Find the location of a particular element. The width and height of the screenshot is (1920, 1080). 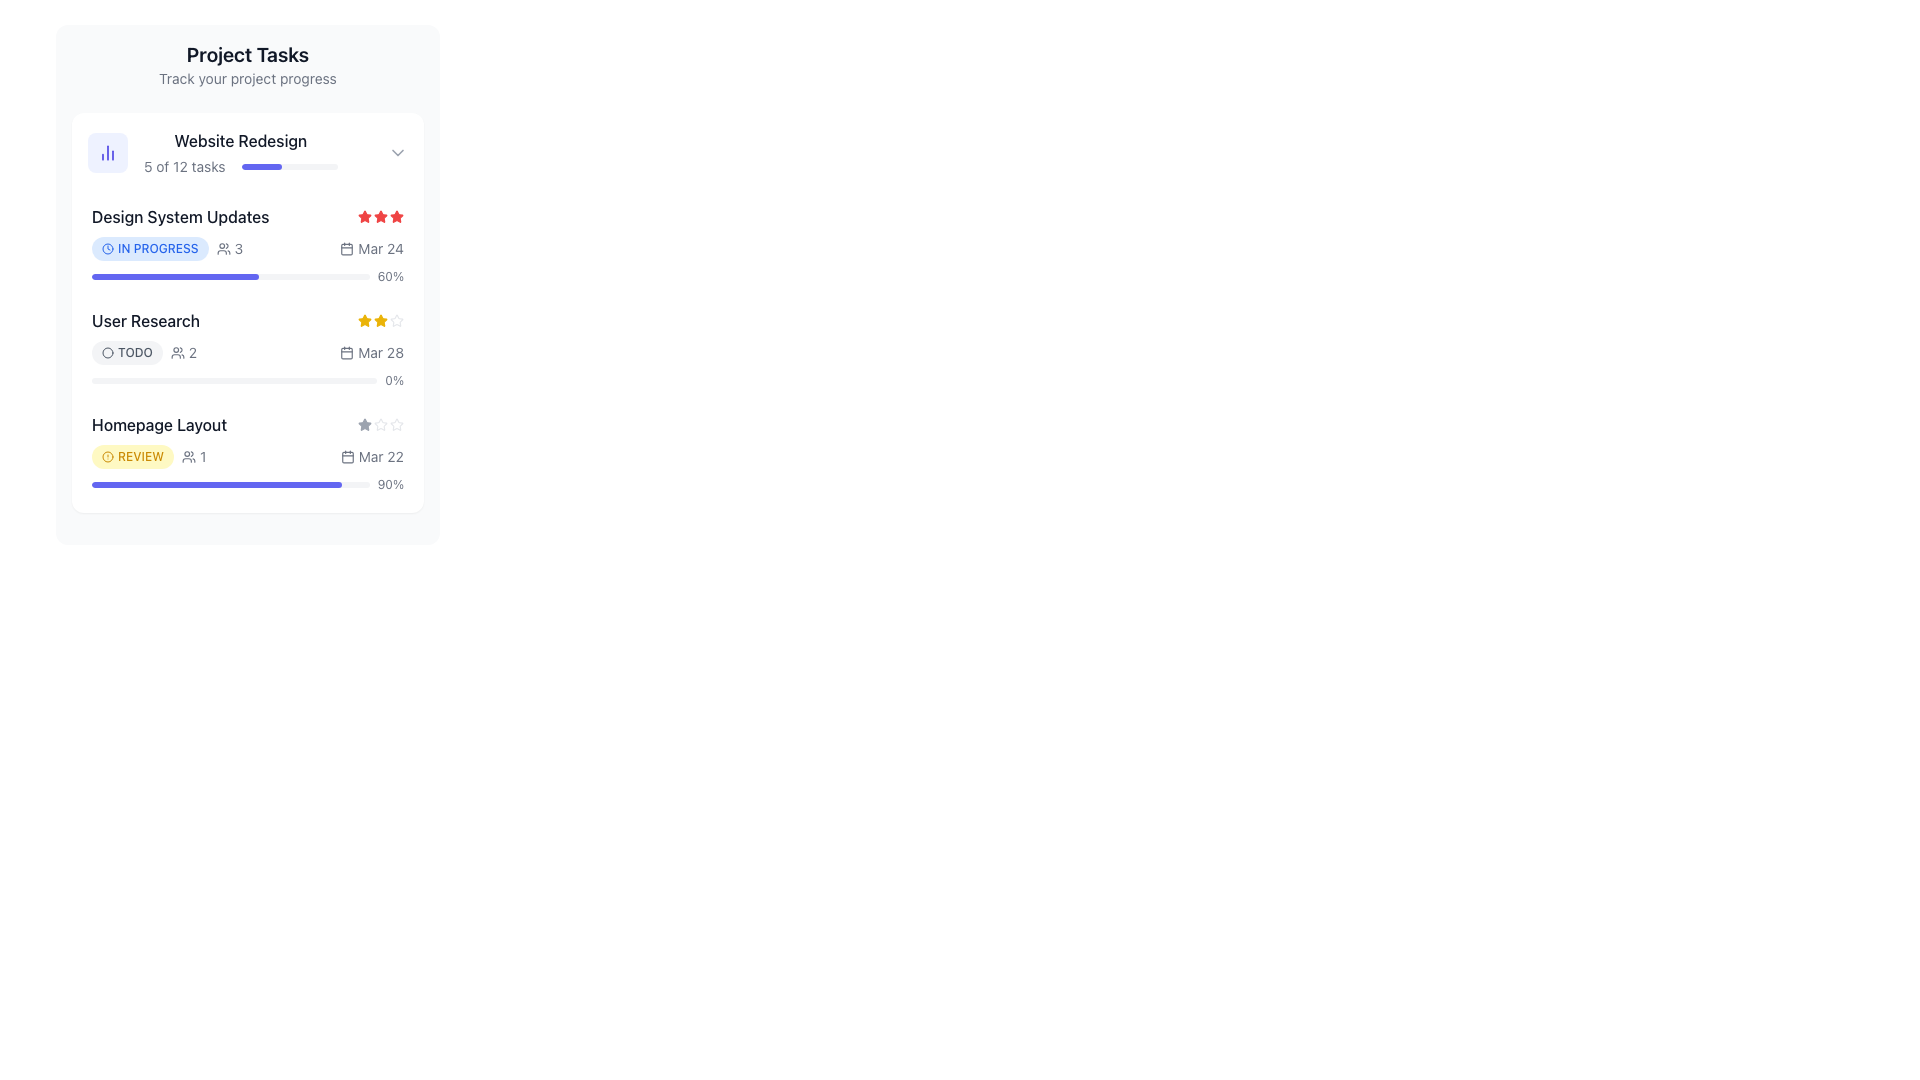

text from the Status label indicating the ongoing task status located in the 'Design System Updates' section, positioned left and below the task title, adjacent to the numeric value '3' is located at coordinates (149, 248).